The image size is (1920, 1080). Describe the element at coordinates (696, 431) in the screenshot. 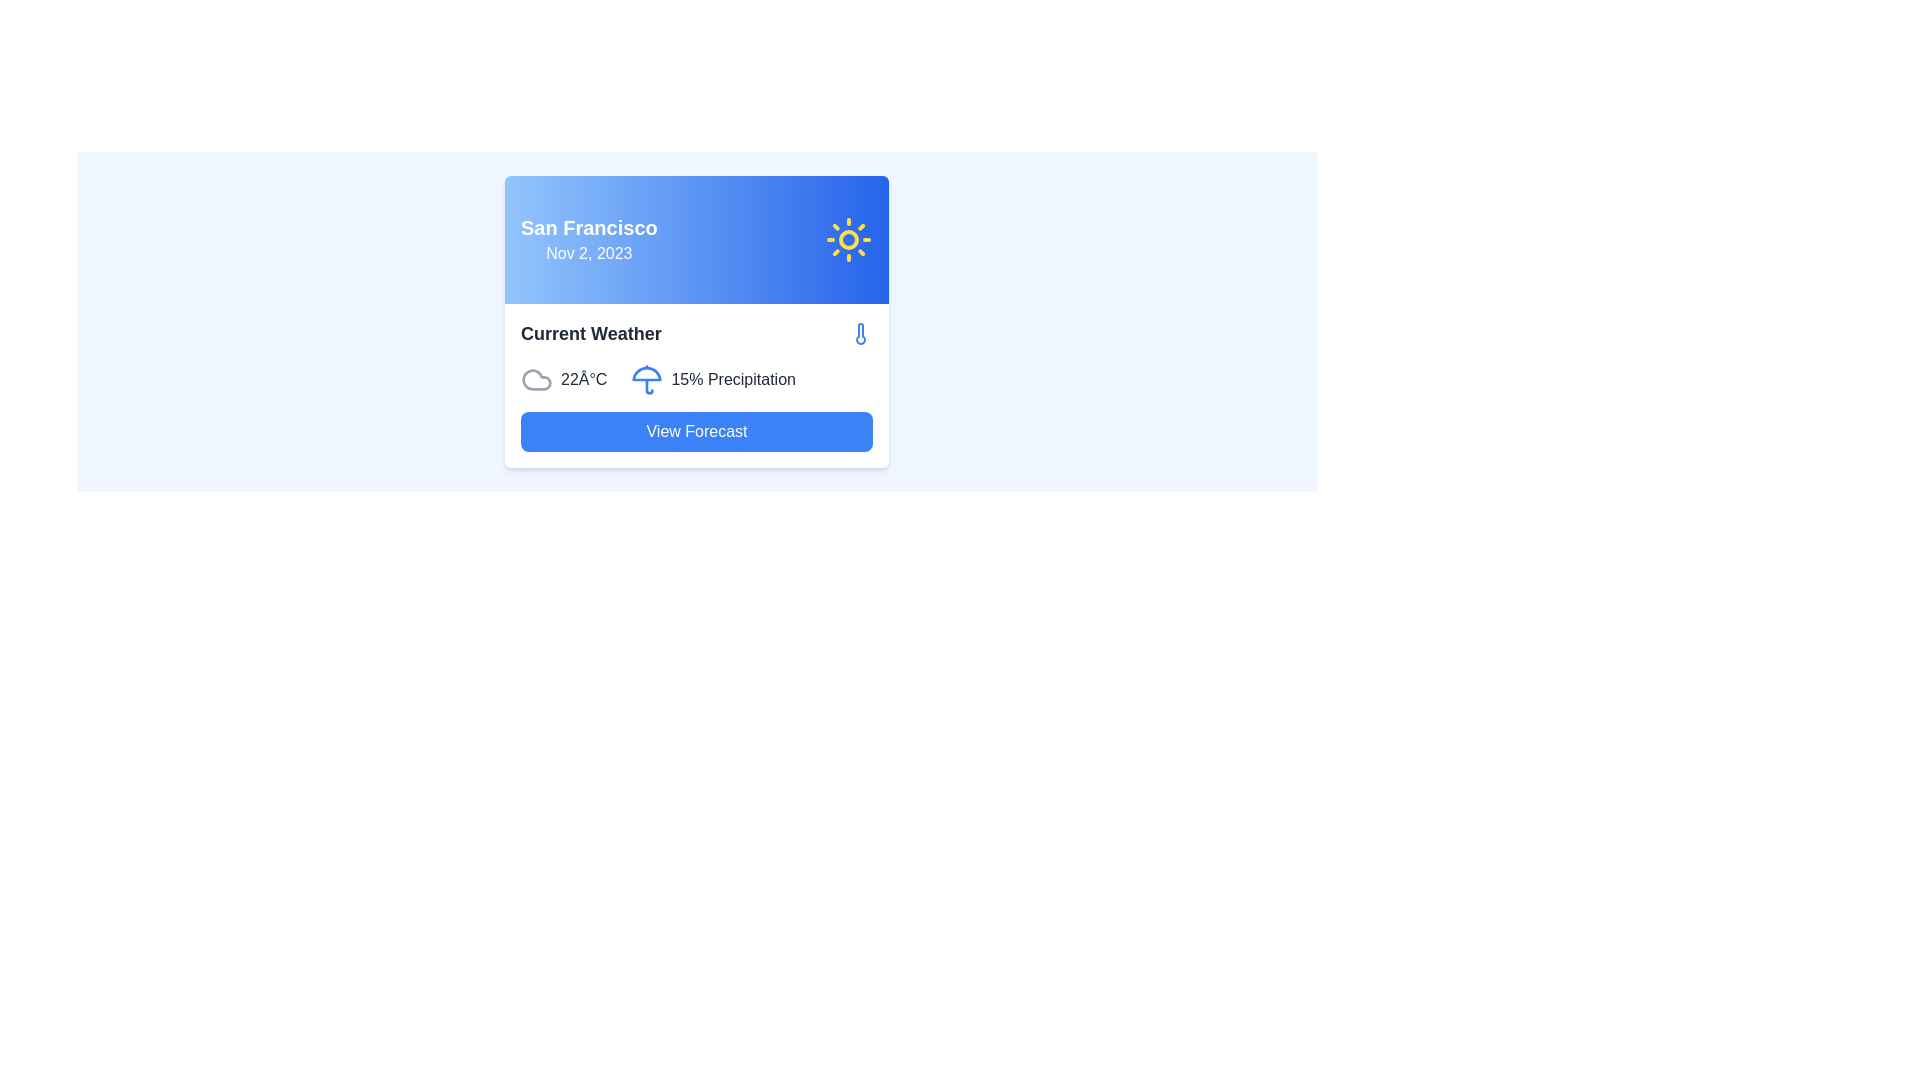

I see `the navigation button located at the lower section of the 'Current Weather' card` at that location.